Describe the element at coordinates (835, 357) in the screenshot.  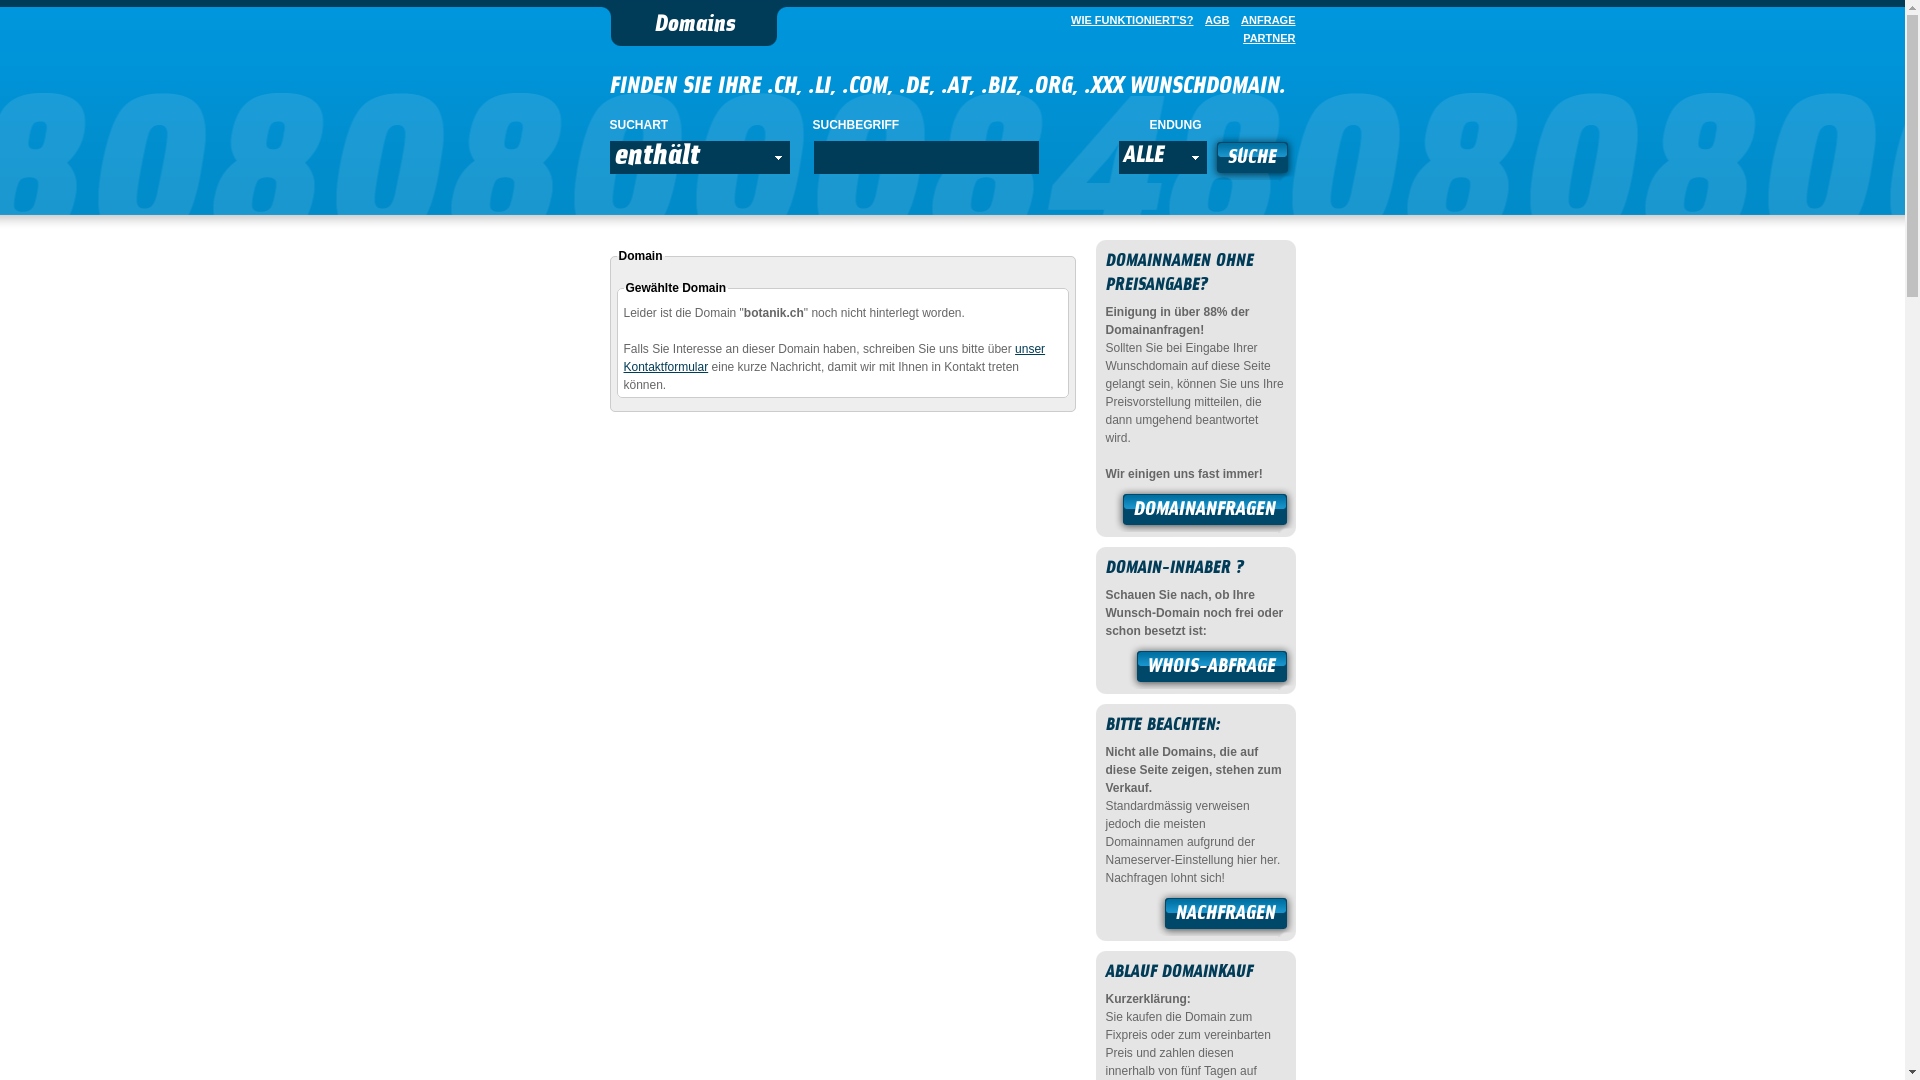
I see `'unser Kontaktformular'` at that location.